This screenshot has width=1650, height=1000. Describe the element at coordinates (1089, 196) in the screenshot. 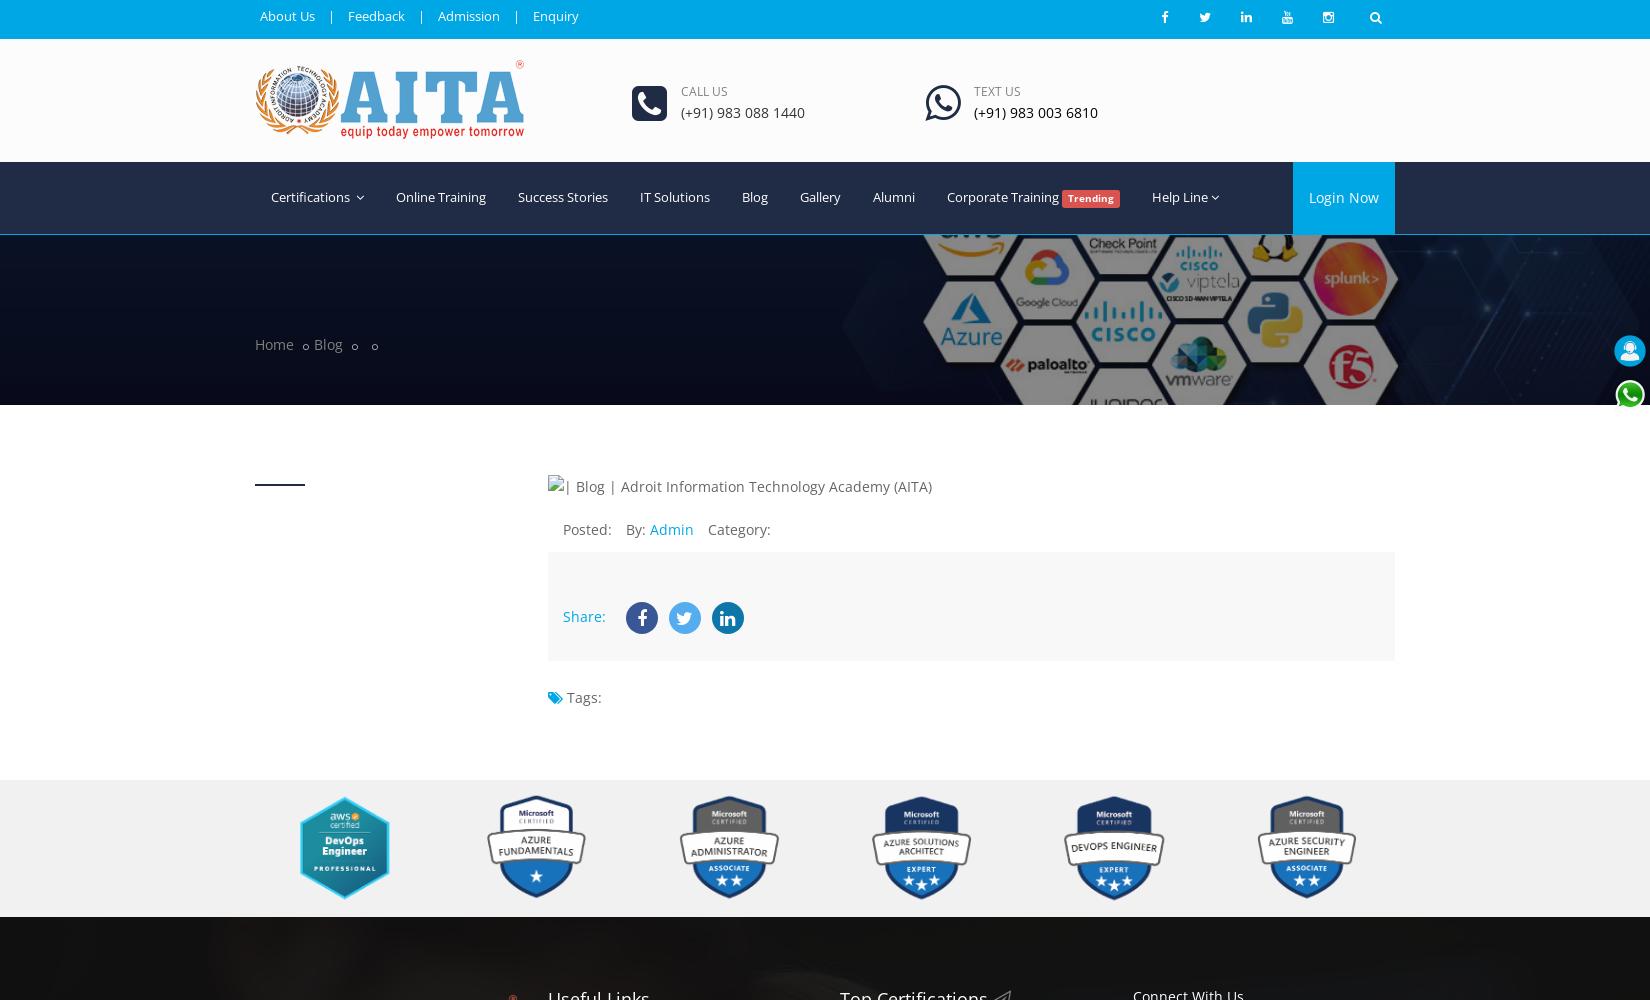

I see `'Trending'` at that location.